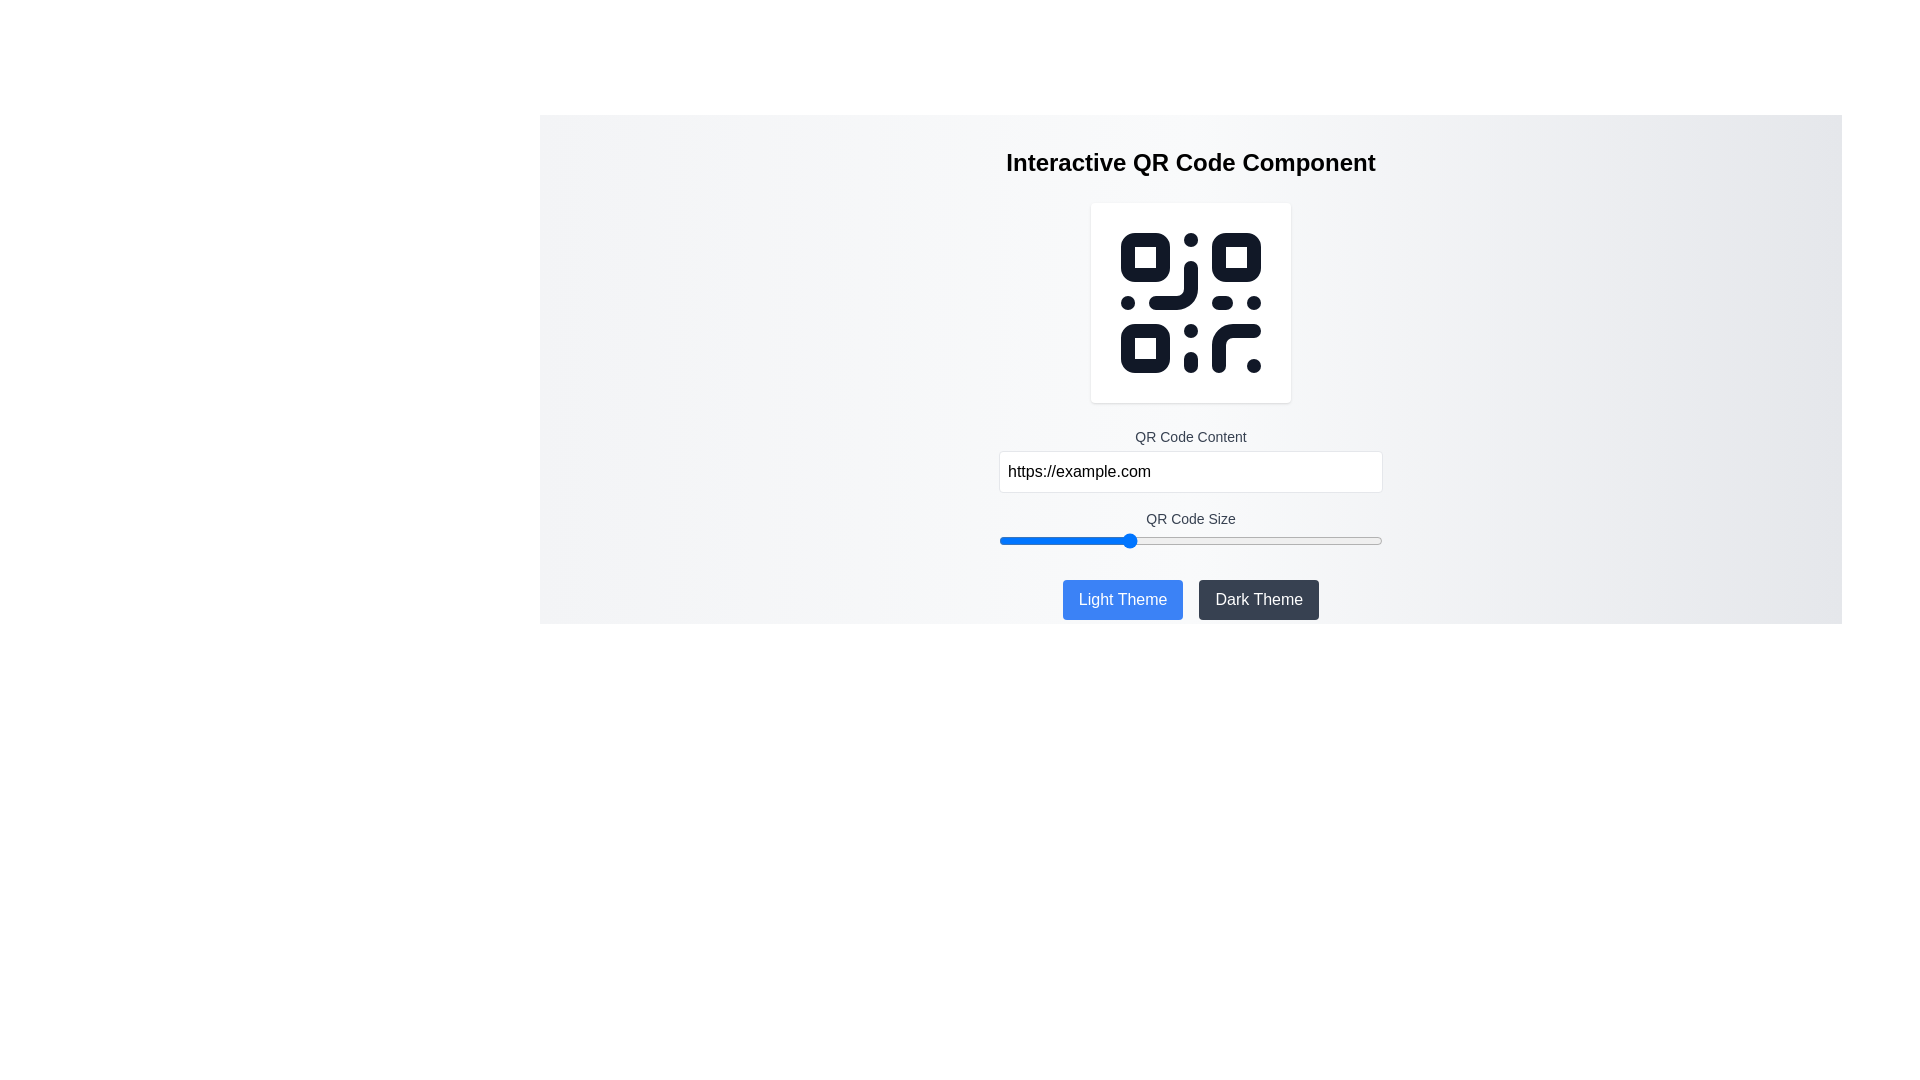  What do you see at coordinates (1064, 540) in the screenshot?
I see `the QR Code size` at bounding box center [1064, 540].